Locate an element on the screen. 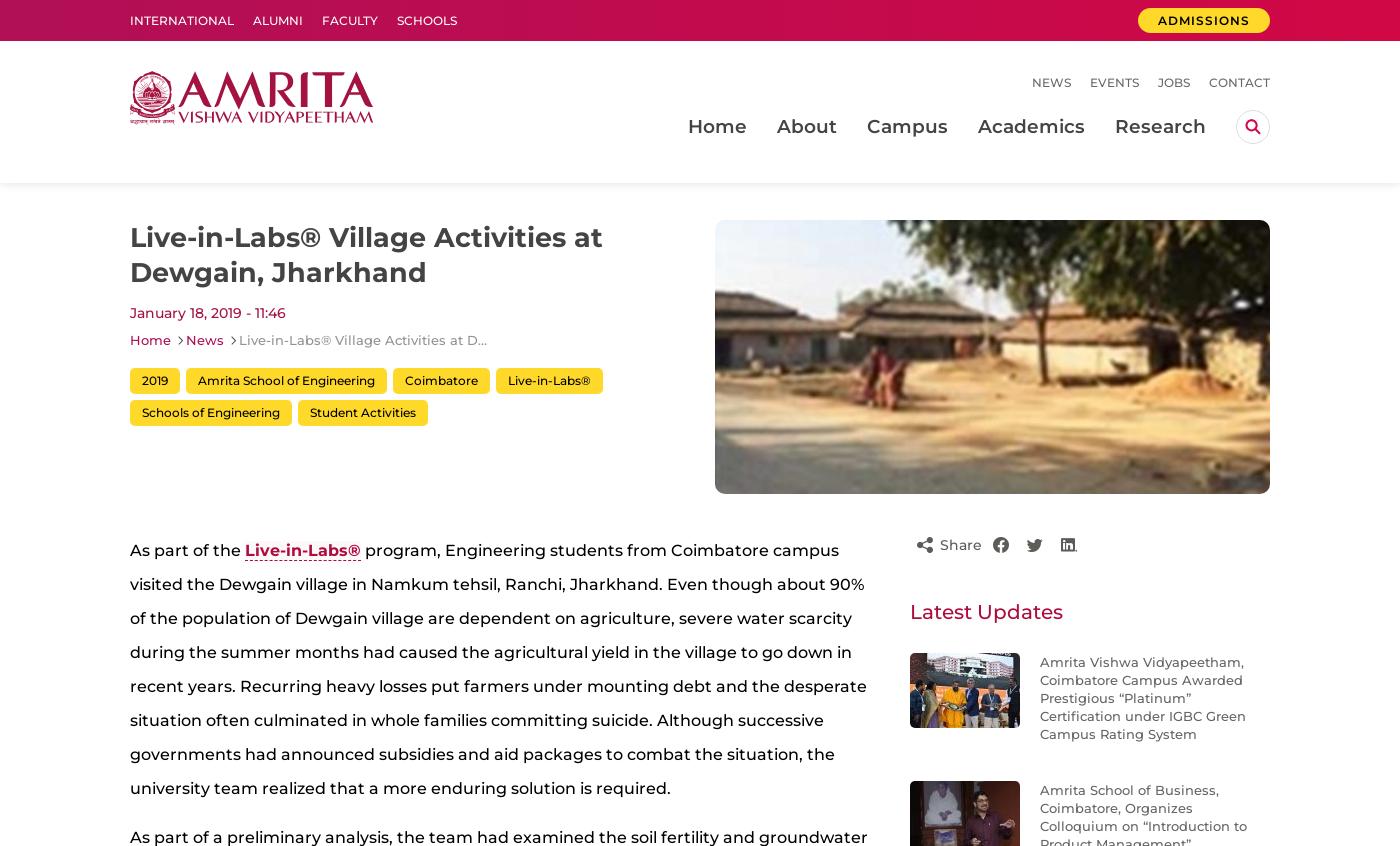  'Schools of Engineering' is located at coordinates (210, 411).